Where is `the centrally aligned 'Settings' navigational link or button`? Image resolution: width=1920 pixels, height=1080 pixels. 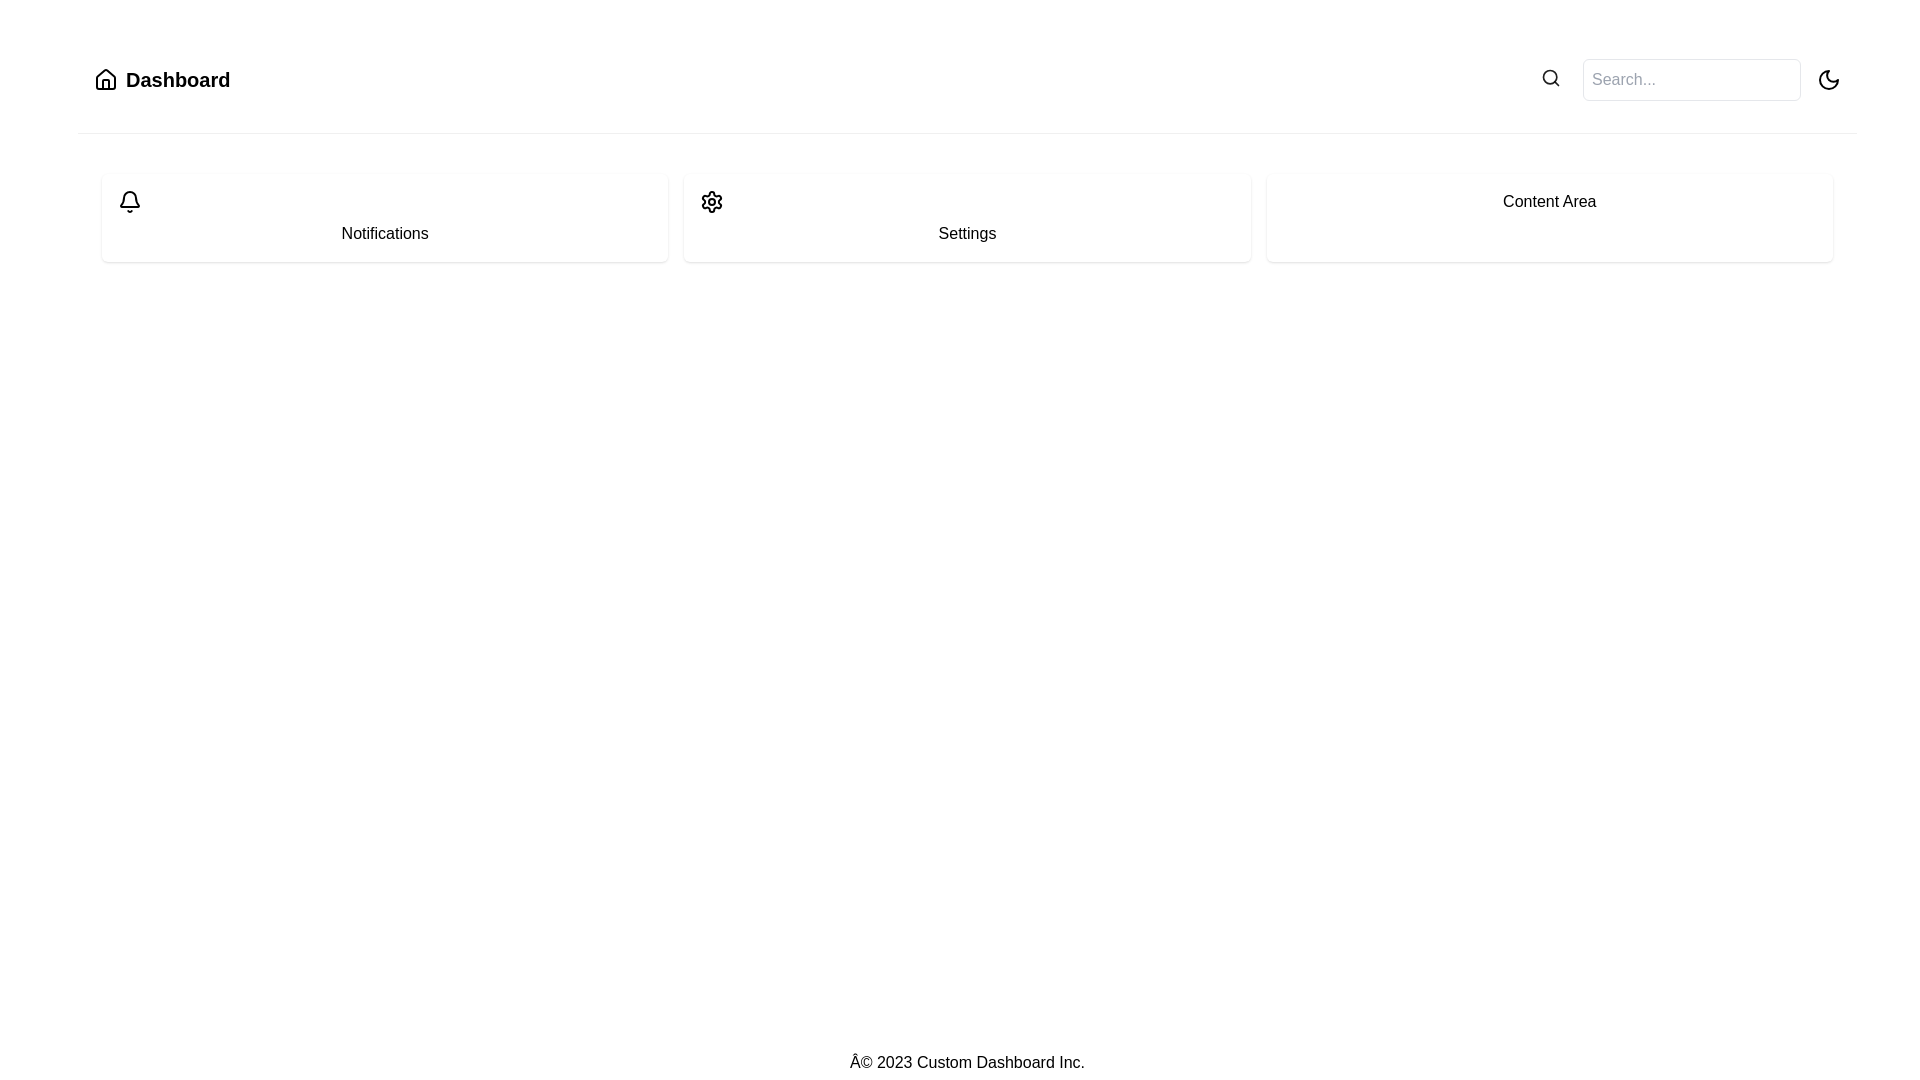
the centrally aligned 'Settings' navigational link or button is located at coordinates (967, 218).